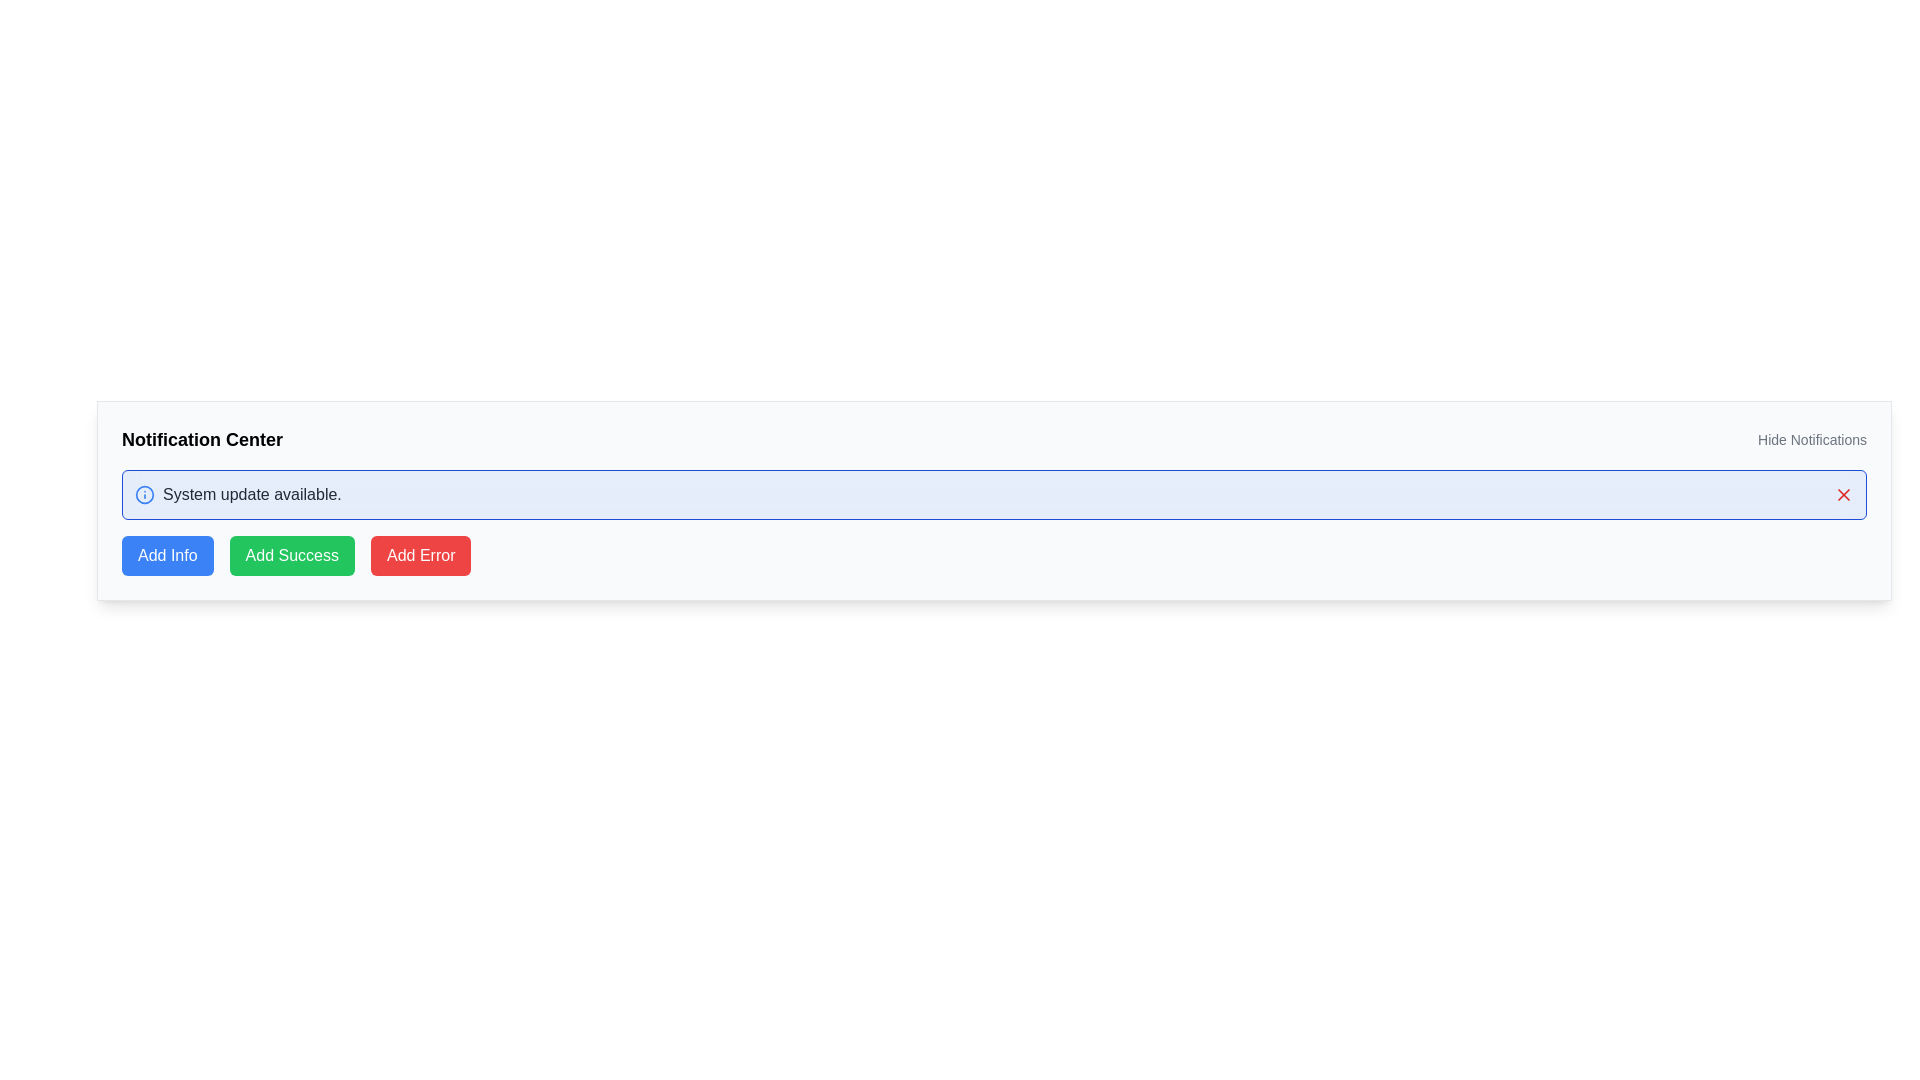 This screenshot has height=1080, width=1920. What do you see at coordinates (420, 555) in the screenshot?
I see `the button with a red background labeled 'Add Error' to trigger hover effects` at bounding box center [420, 555].